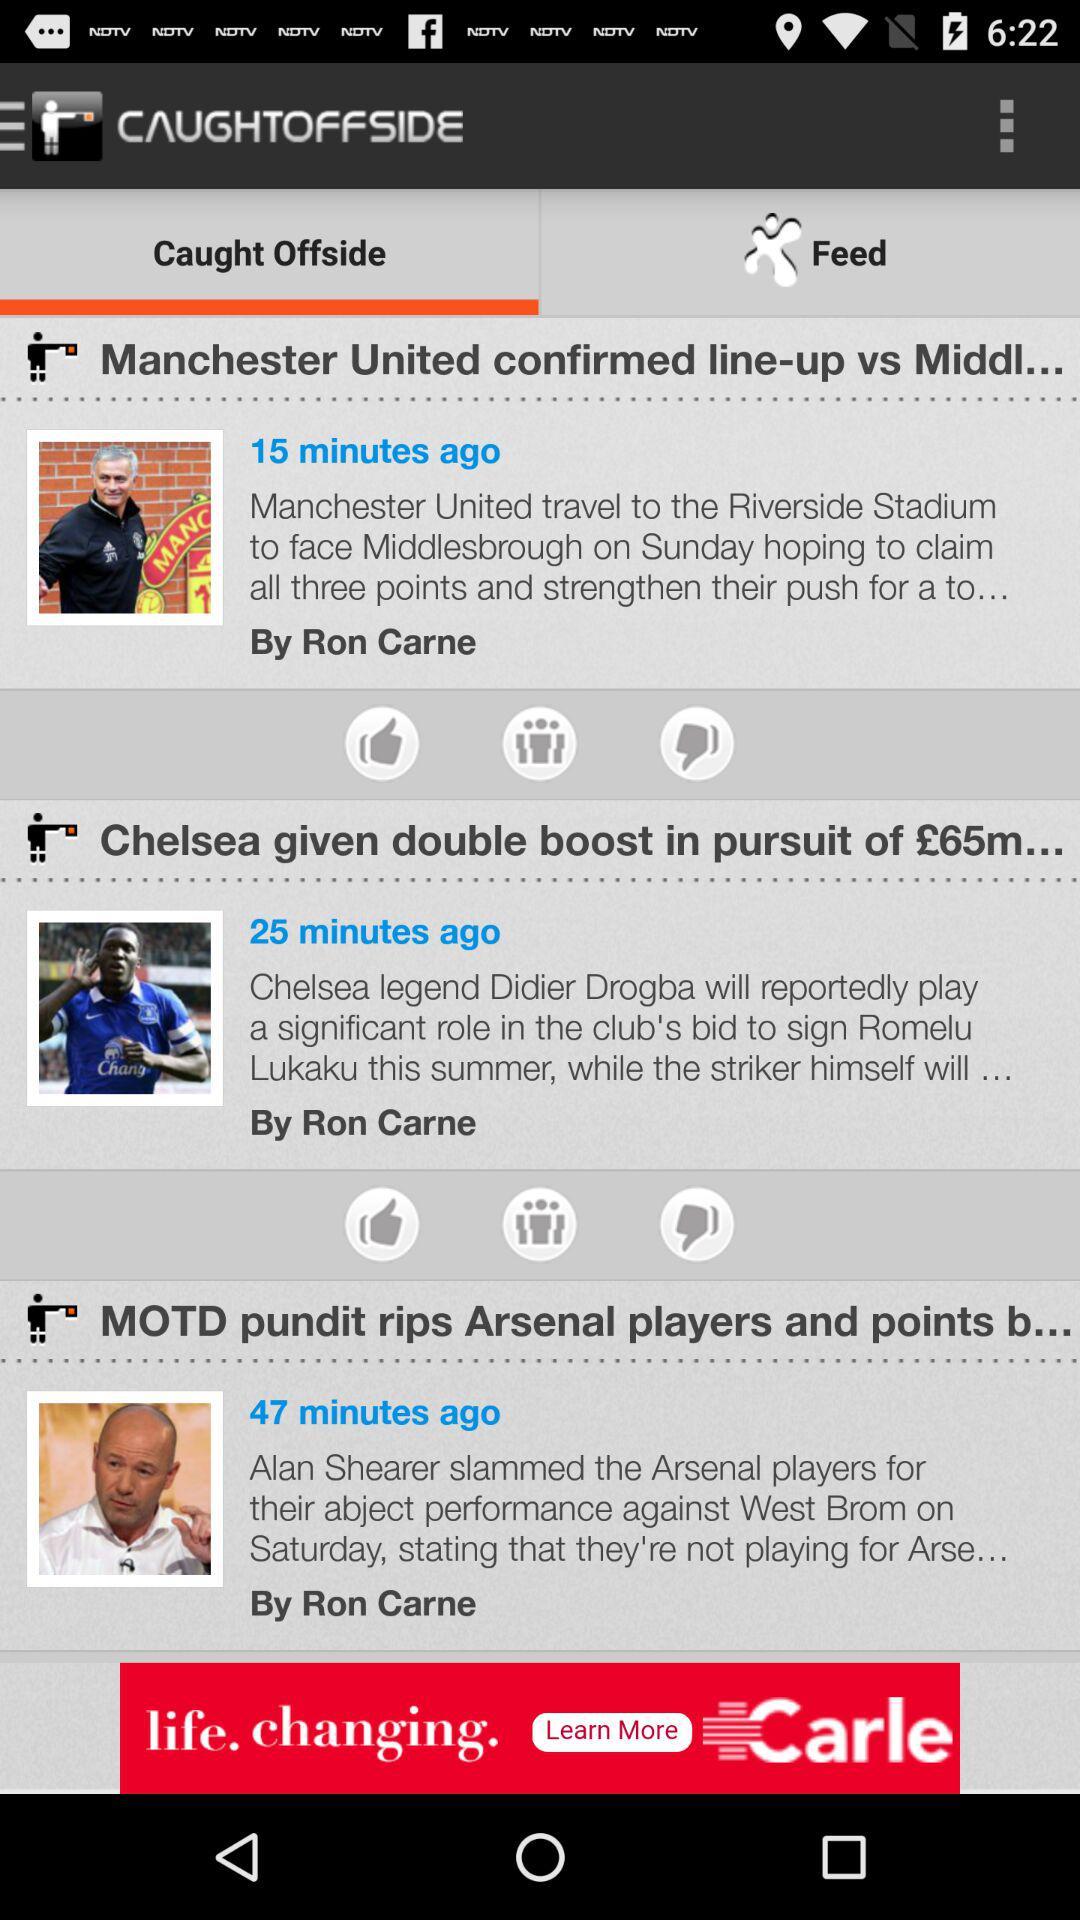 The image size is (1080, 1920). What do you see at coordinates (696, 742) in the screenshot?
I see `thumbs down` at bounding box center [696, 742].